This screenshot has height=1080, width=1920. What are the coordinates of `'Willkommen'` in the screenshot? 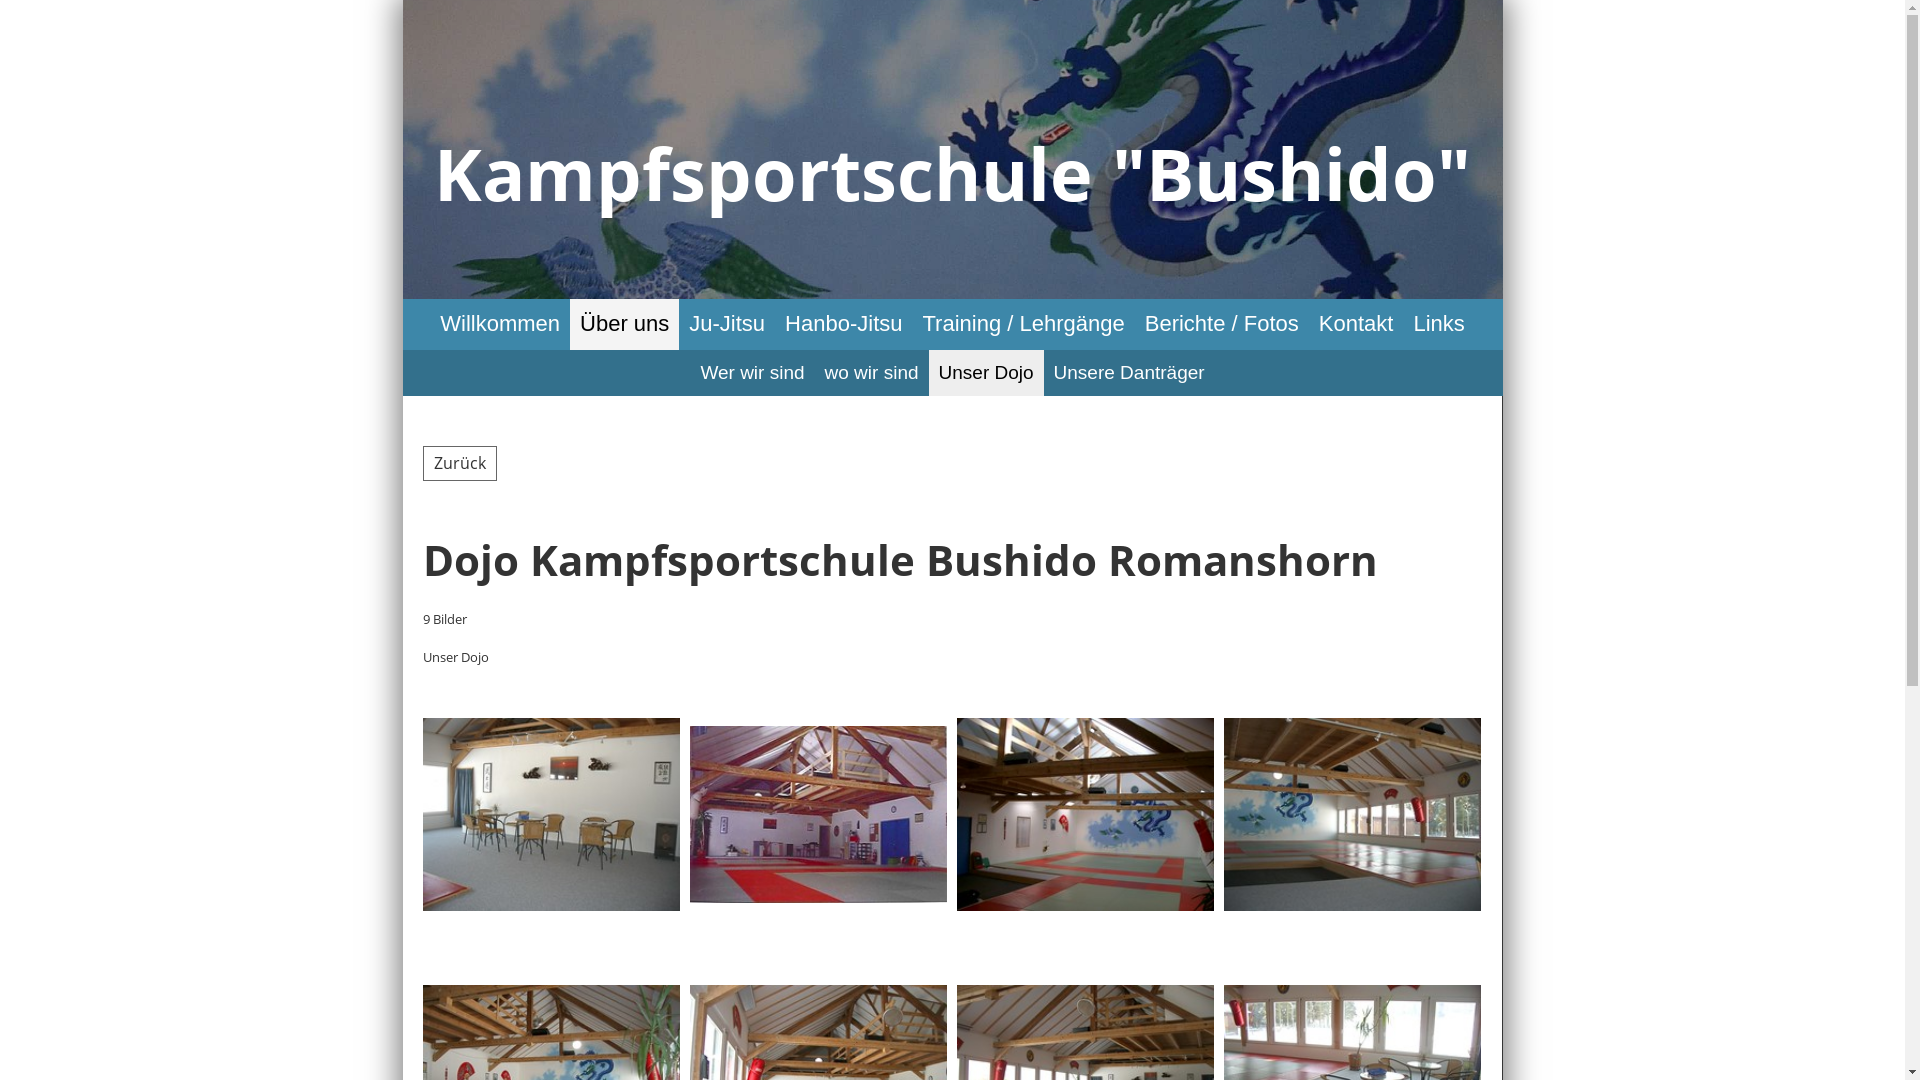 It's located at (429, 323).